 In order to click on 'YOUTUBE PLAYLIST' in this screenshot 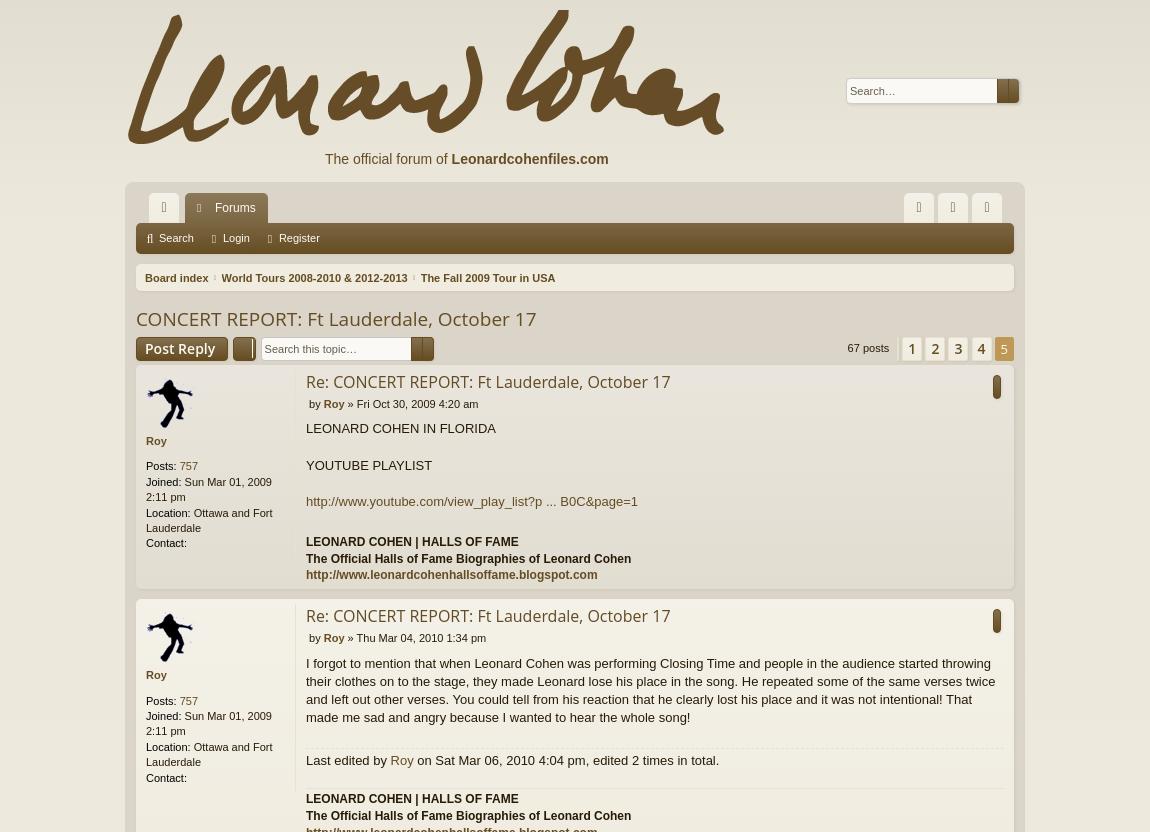, I will do `click(369, 464)`.